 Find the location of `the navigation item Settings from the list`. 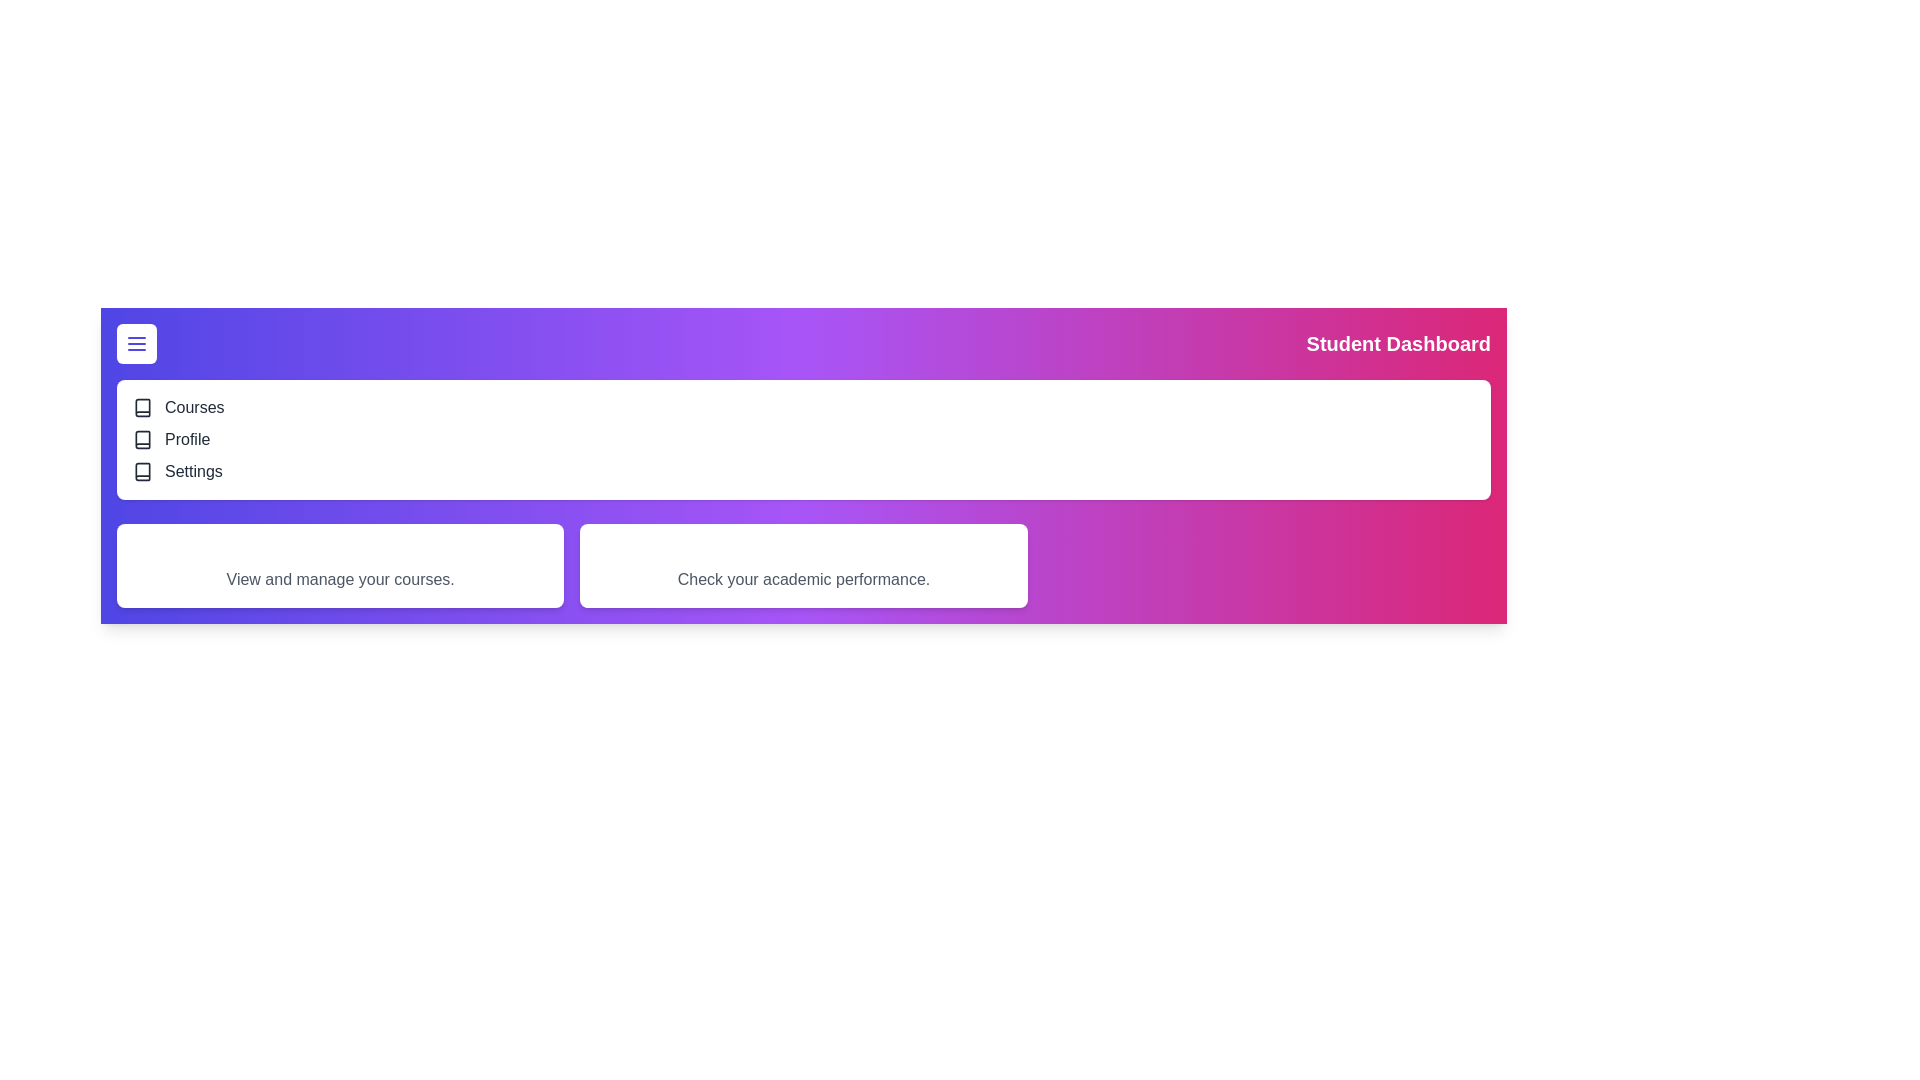

the navigation item Settings from the list is located at coordinates (148, 479).